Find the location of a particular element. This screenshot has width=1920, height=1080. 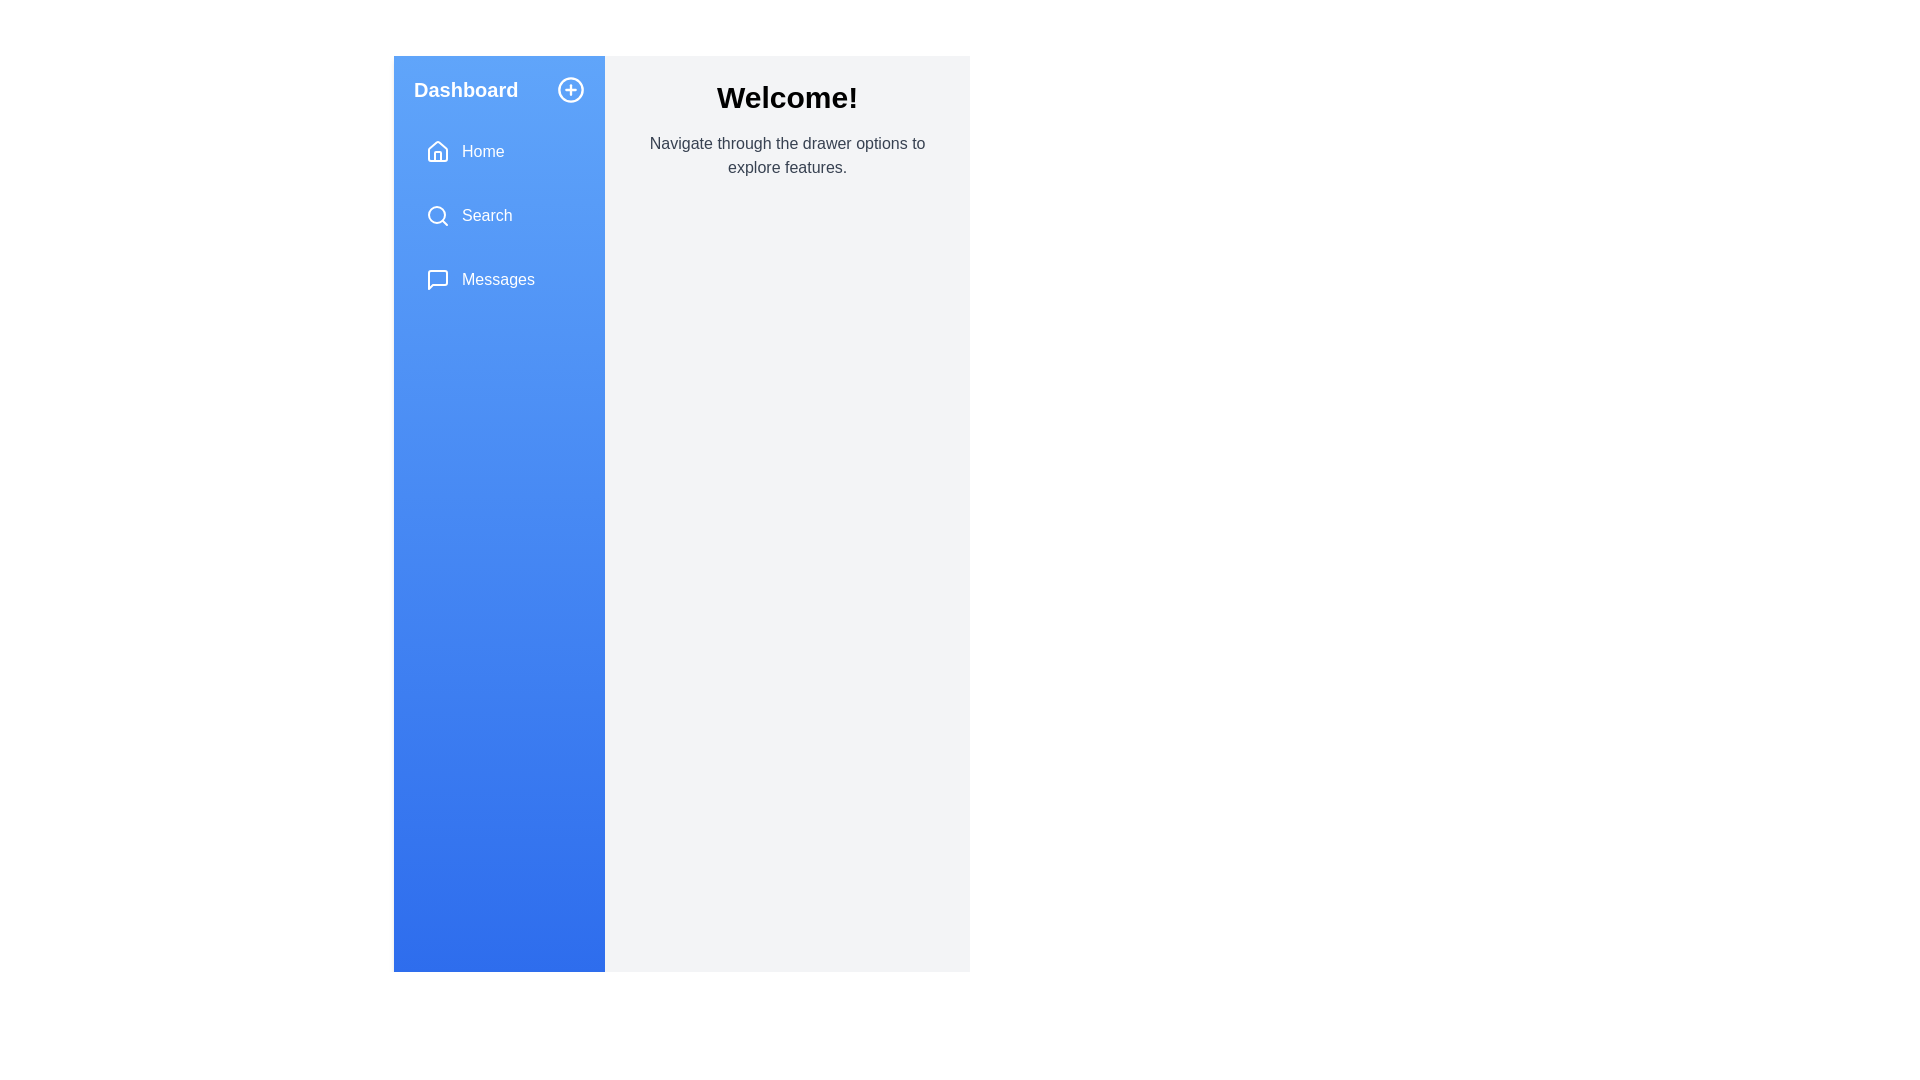

the 'Search' option in the drawer to navigate to the corresponding section is located at coordinates (499, 216).